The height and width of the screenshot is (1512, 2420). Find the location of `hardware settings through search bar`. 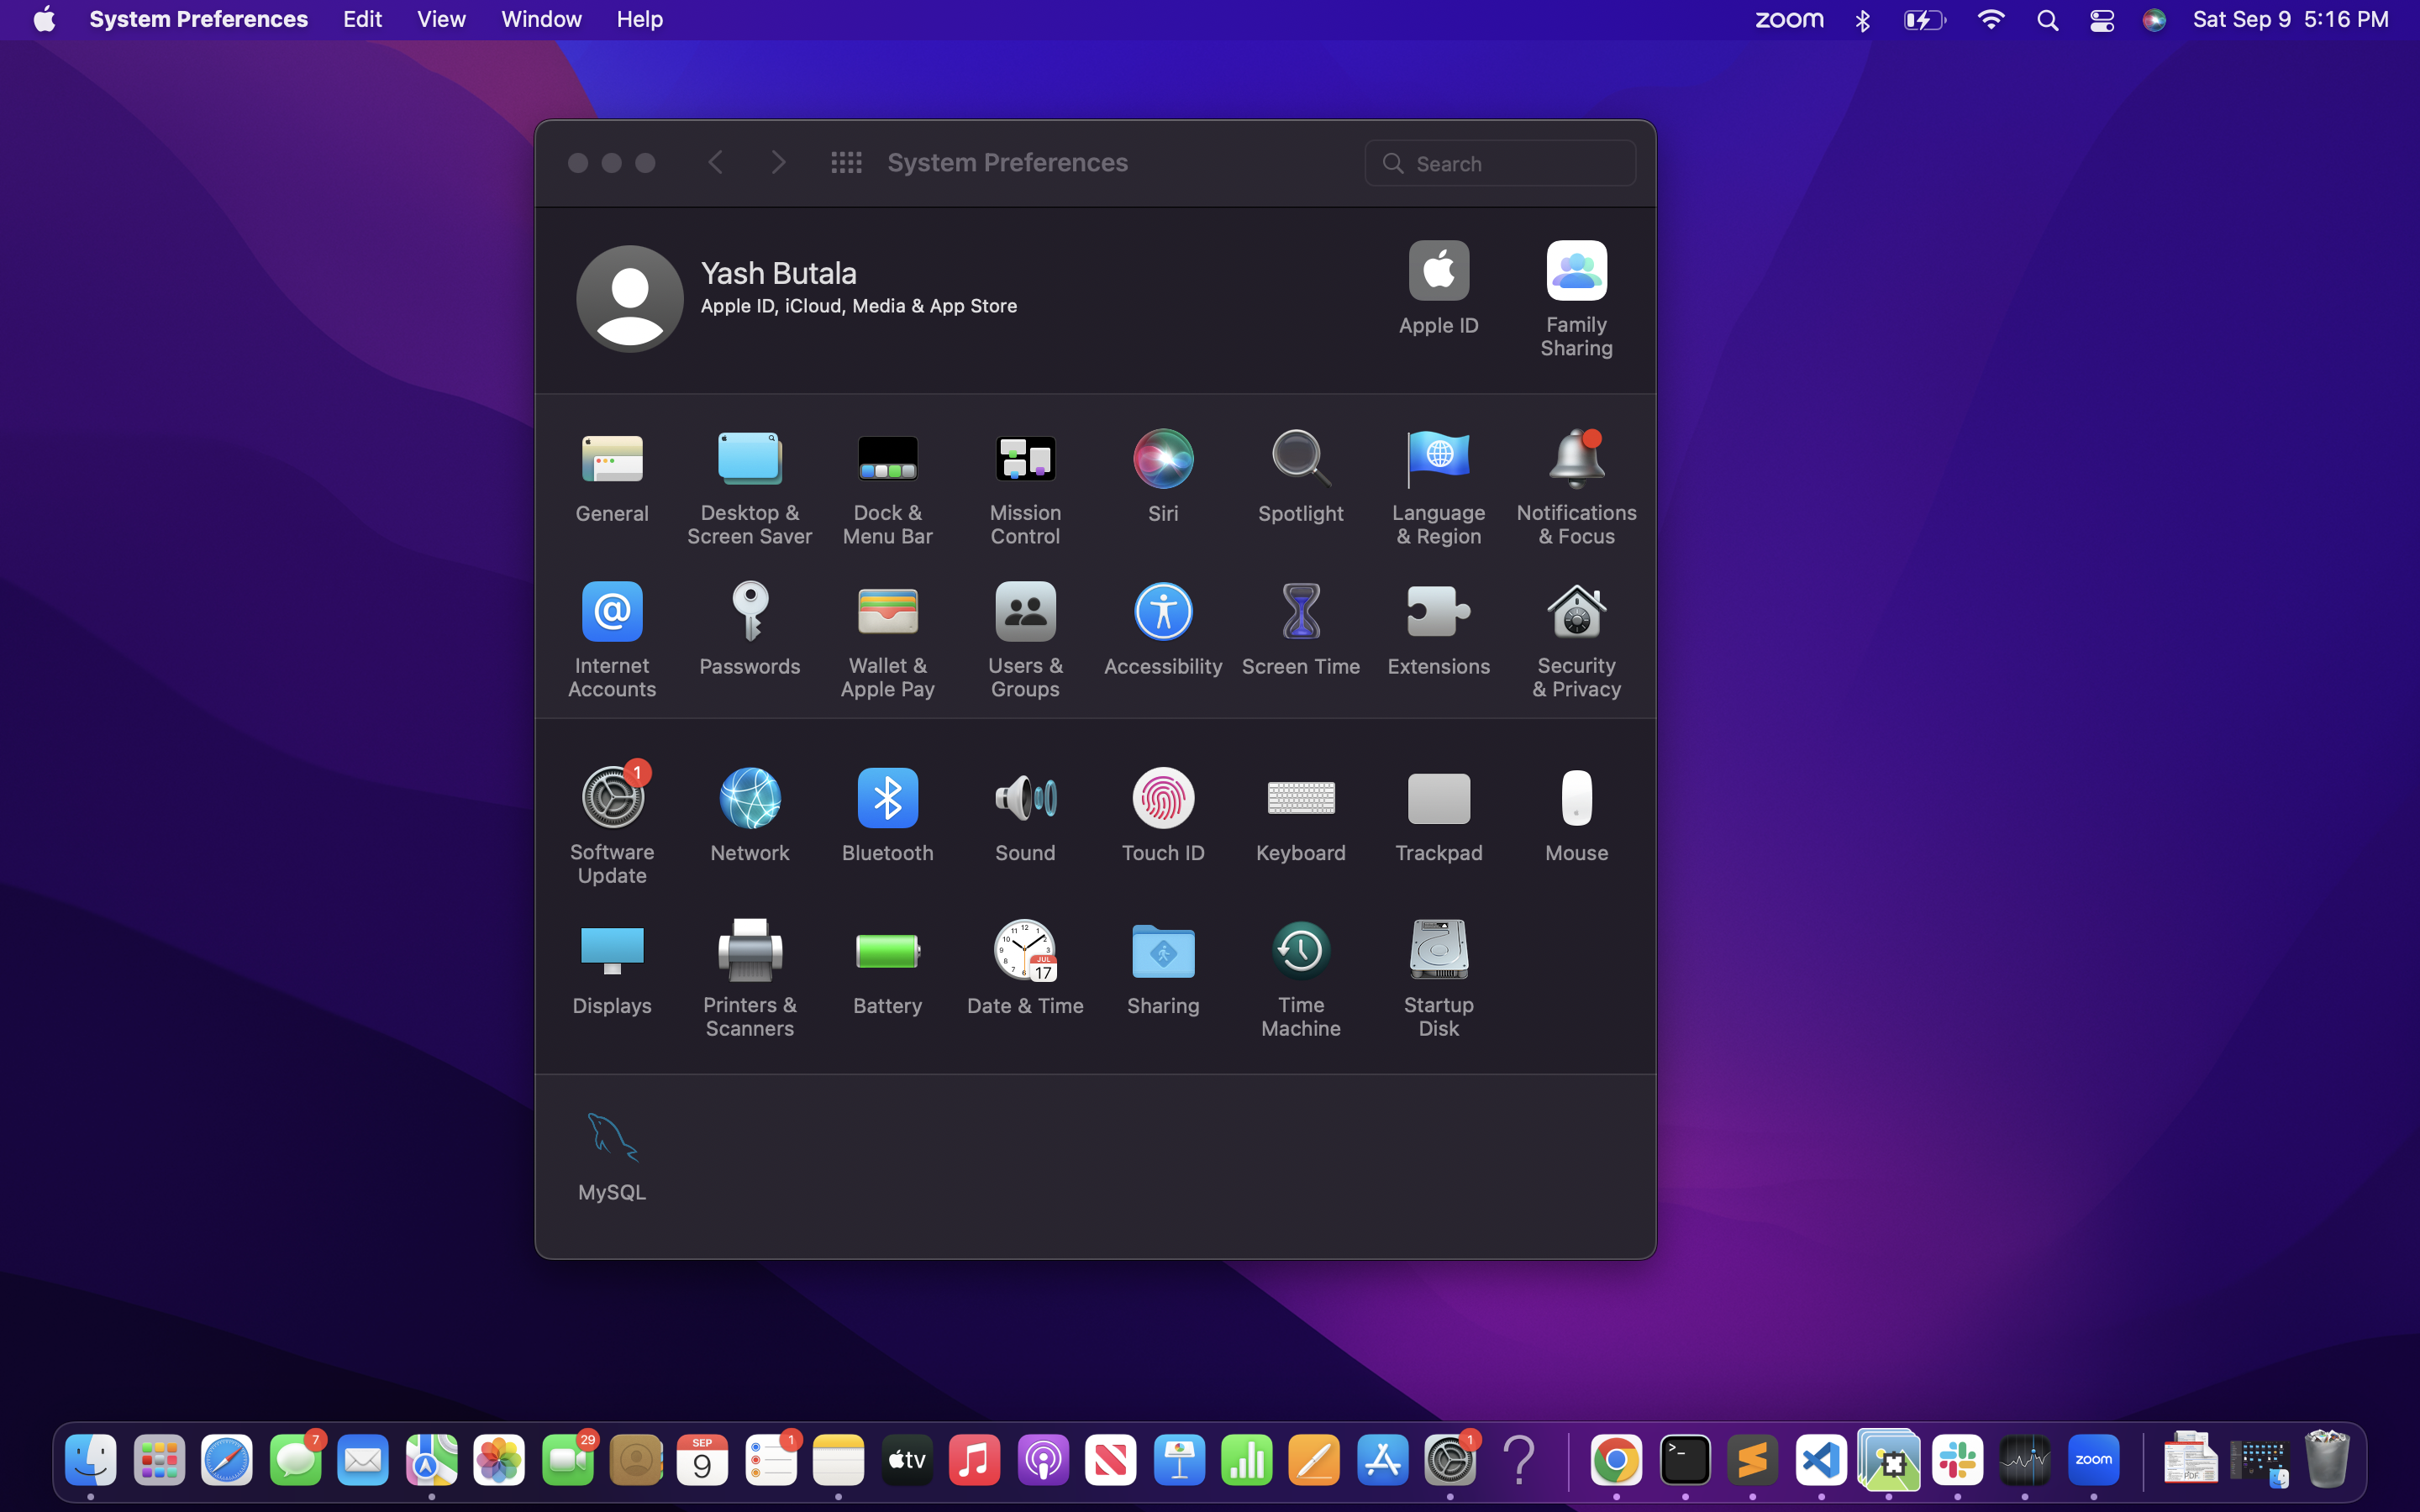

hardware settings through search bar is located at coordinates (1502, 160).